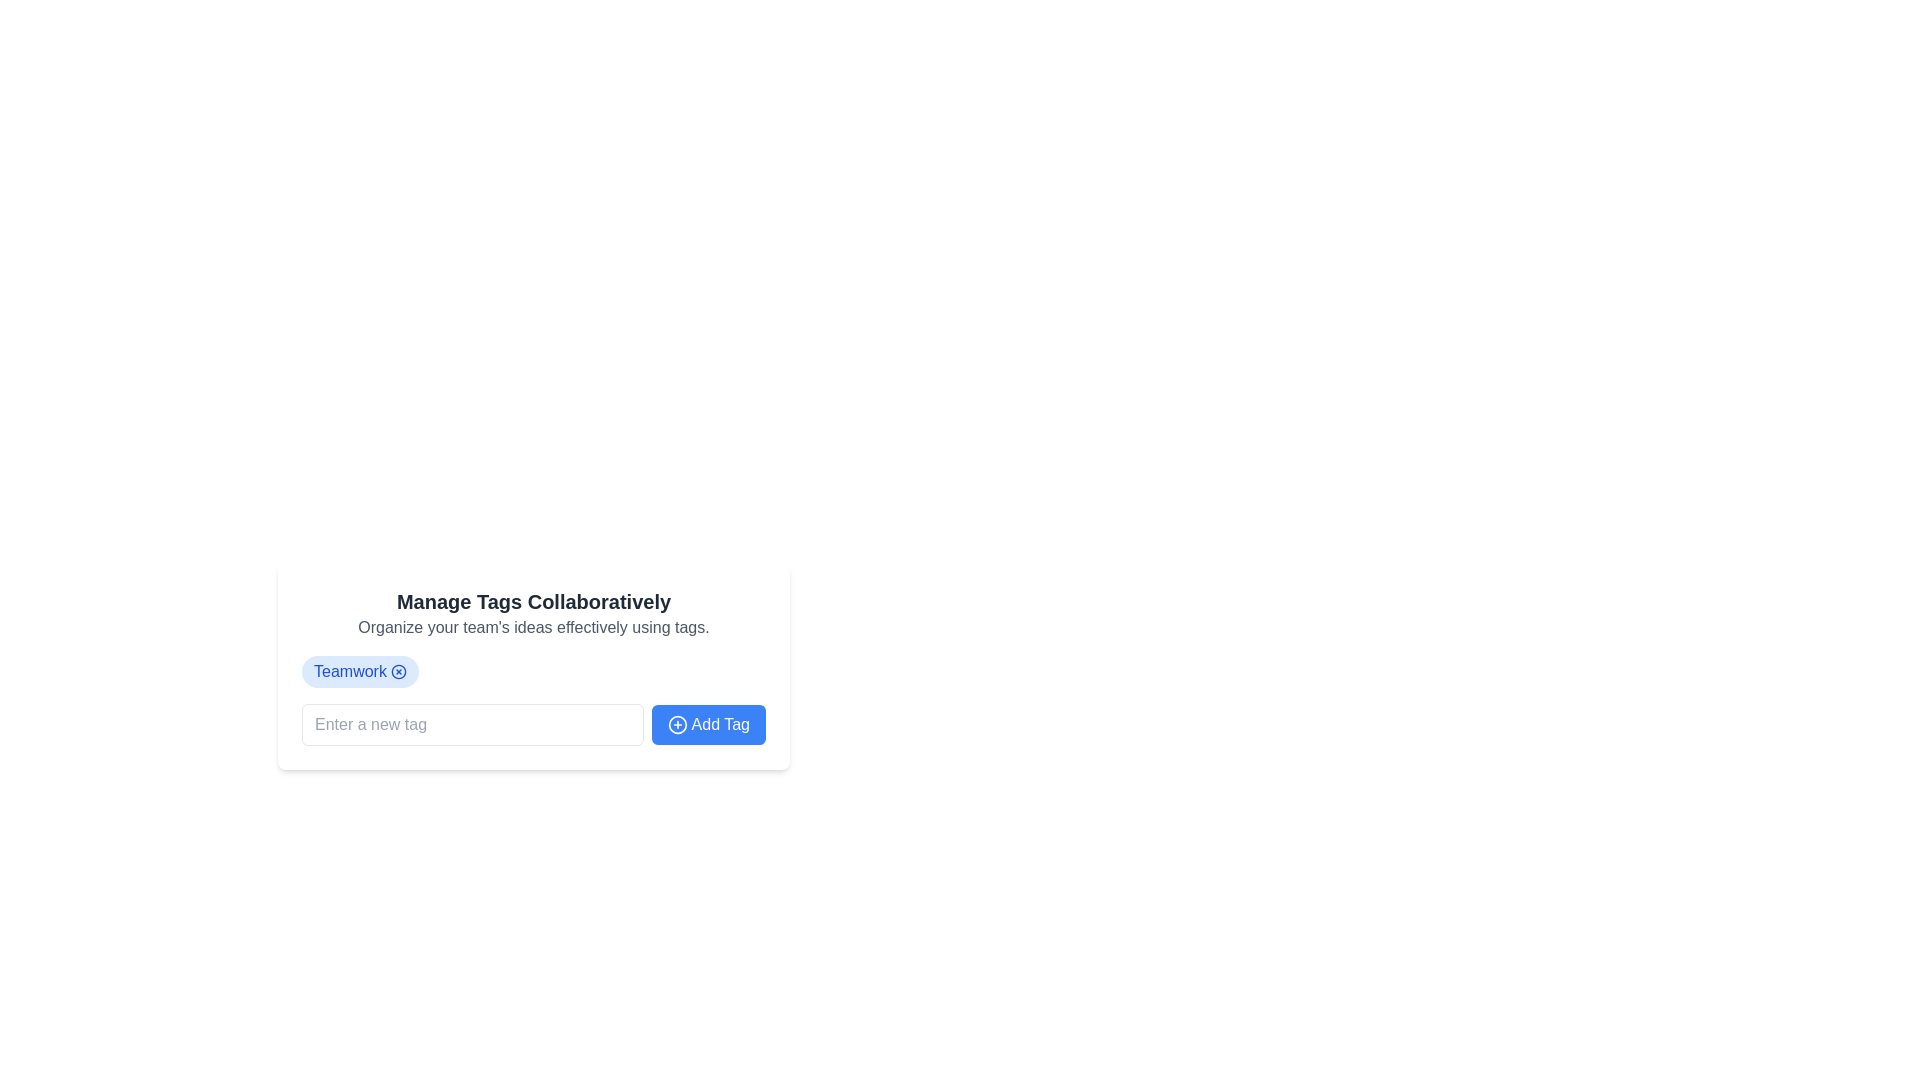 The image size is (1920, 1080). What do you see at coordinates (398, 671) in the screenshot?
I see `the Close button, which is a small circle icon with an 'X' inside it, located on the far-right within the rounded tag labeled 'Teamwork'` at bounding box center [398, 671].